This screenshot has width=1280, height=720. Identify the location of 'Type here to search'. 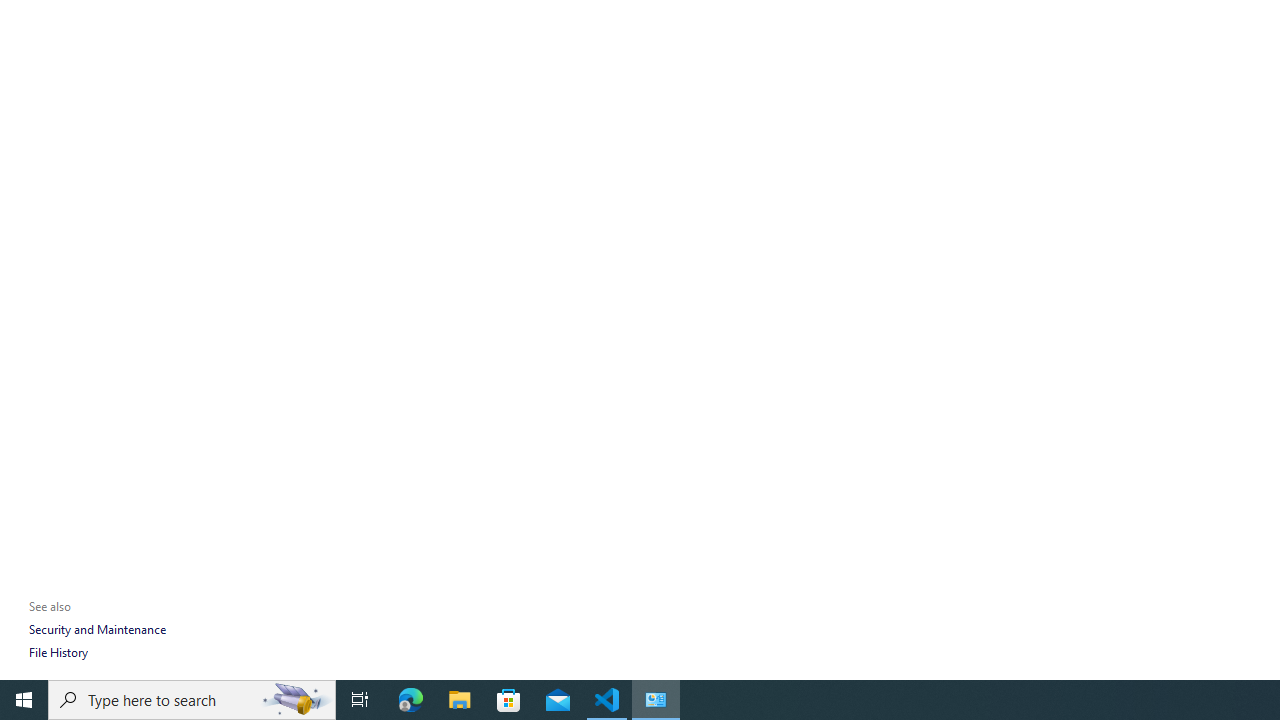
(192, 698).